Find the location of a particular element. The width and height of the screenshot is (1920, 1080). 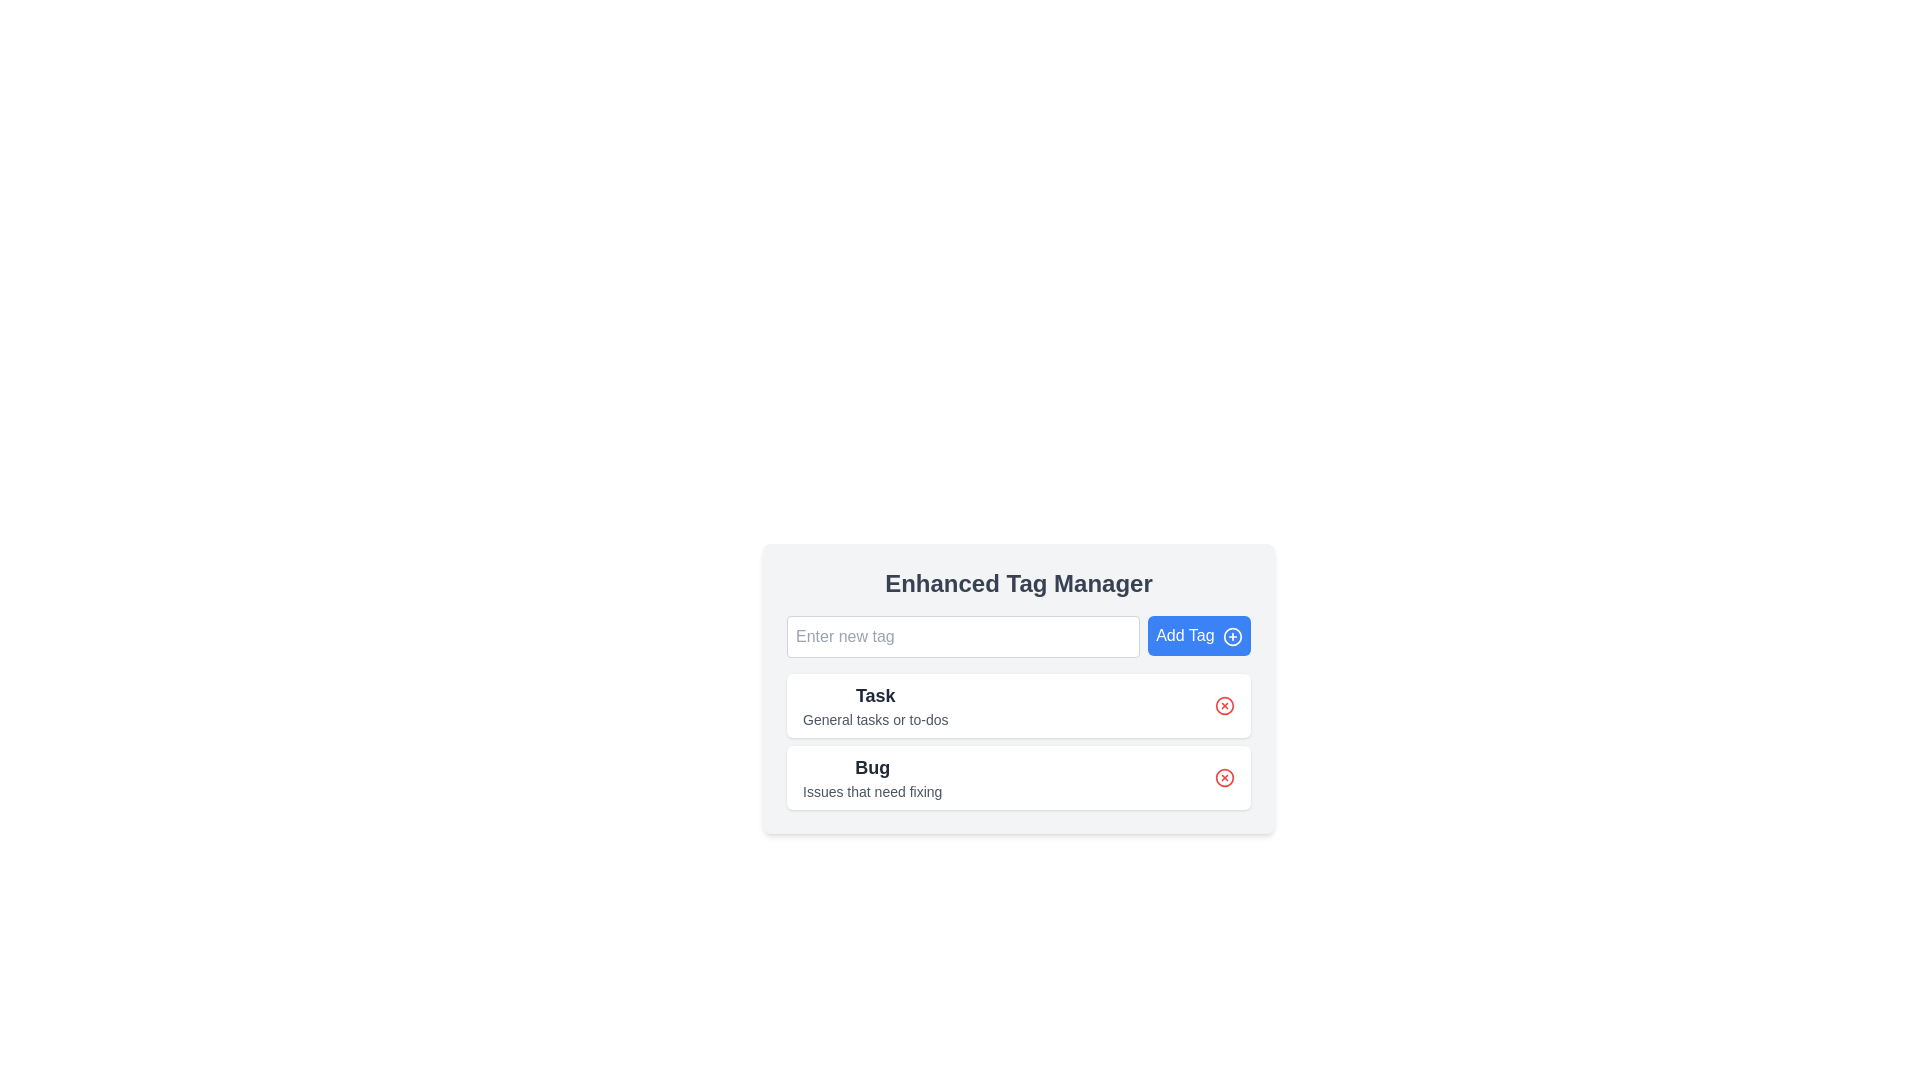

the static text label that describes general tasks or to-dos, positioned in the top section of the first card within a list of items, above the 'Bug' card is located at coordinates (875, 704).